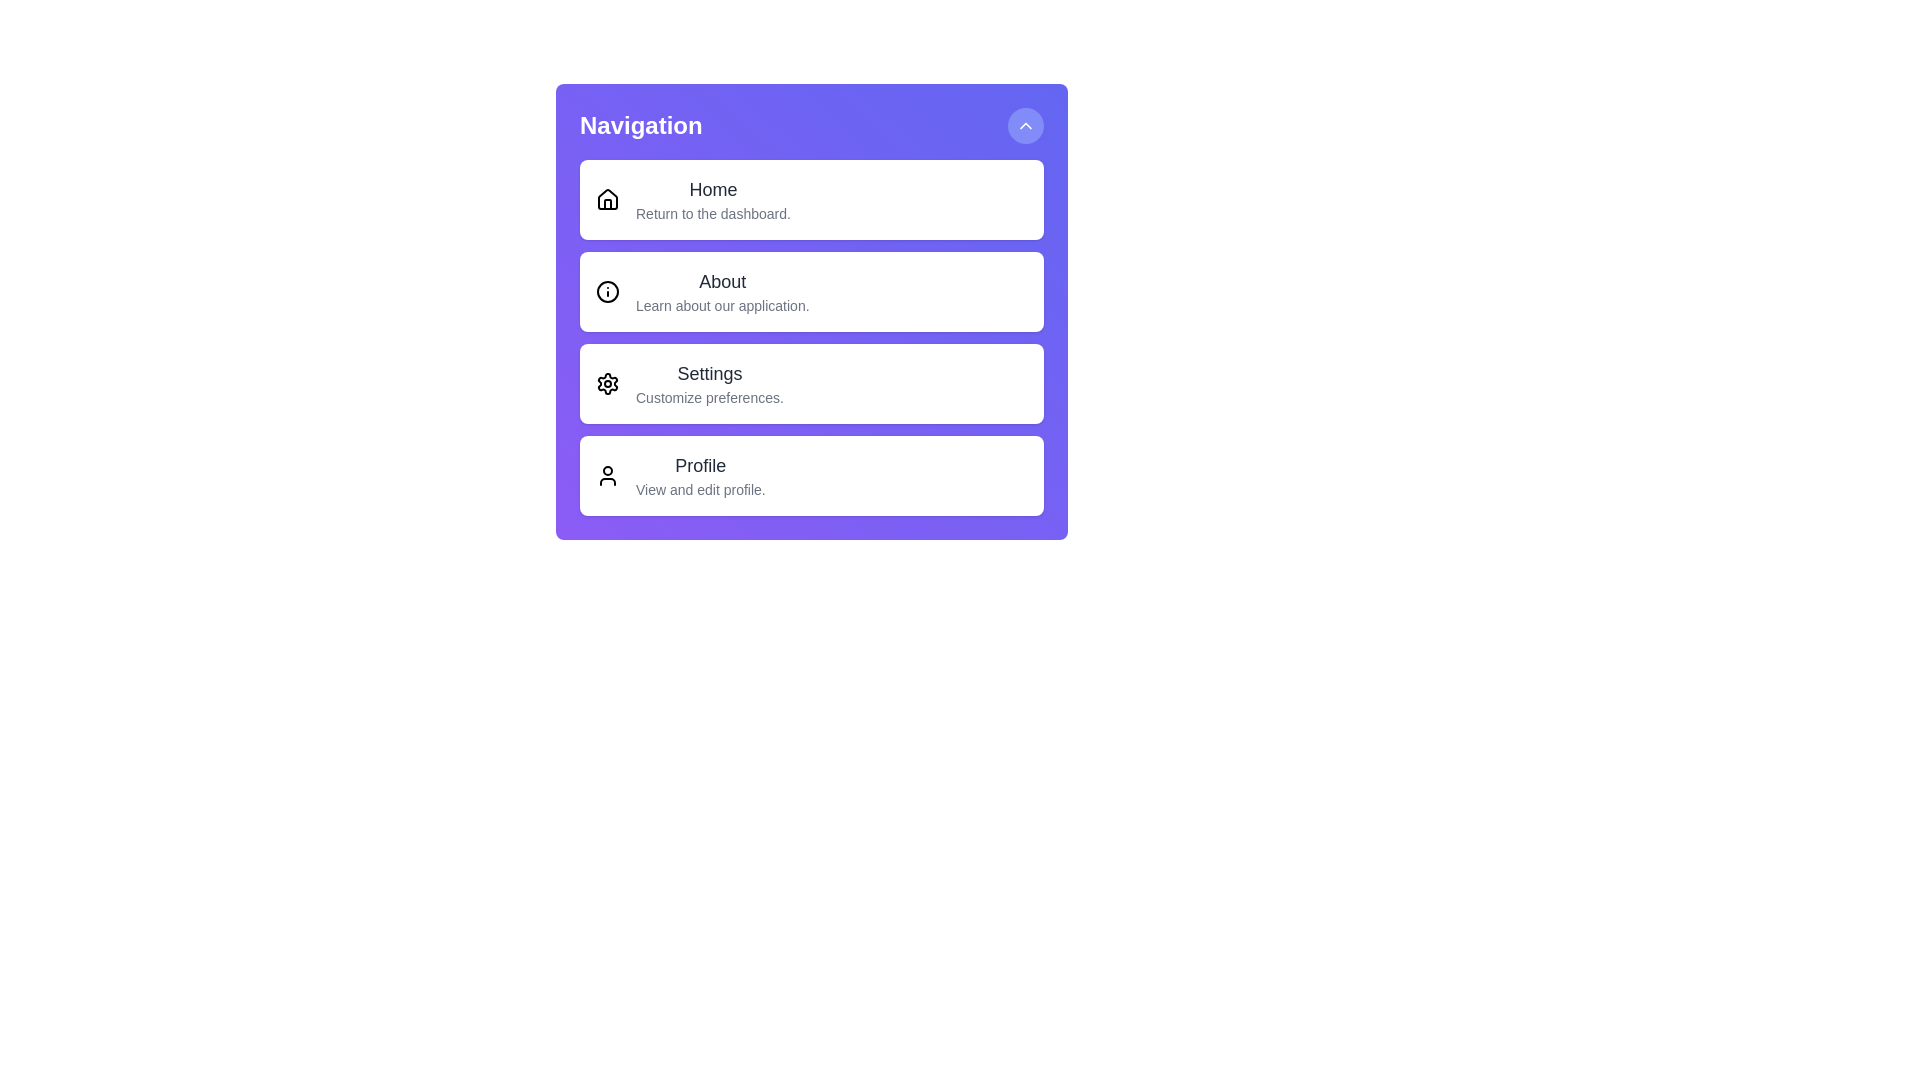 The height and width of the screenshot is (1080, 1920). What do you see at coordinates (811, 292) in the screenshot?
I see `the menu option About by clicking on it` at bounding box center [811, 292].